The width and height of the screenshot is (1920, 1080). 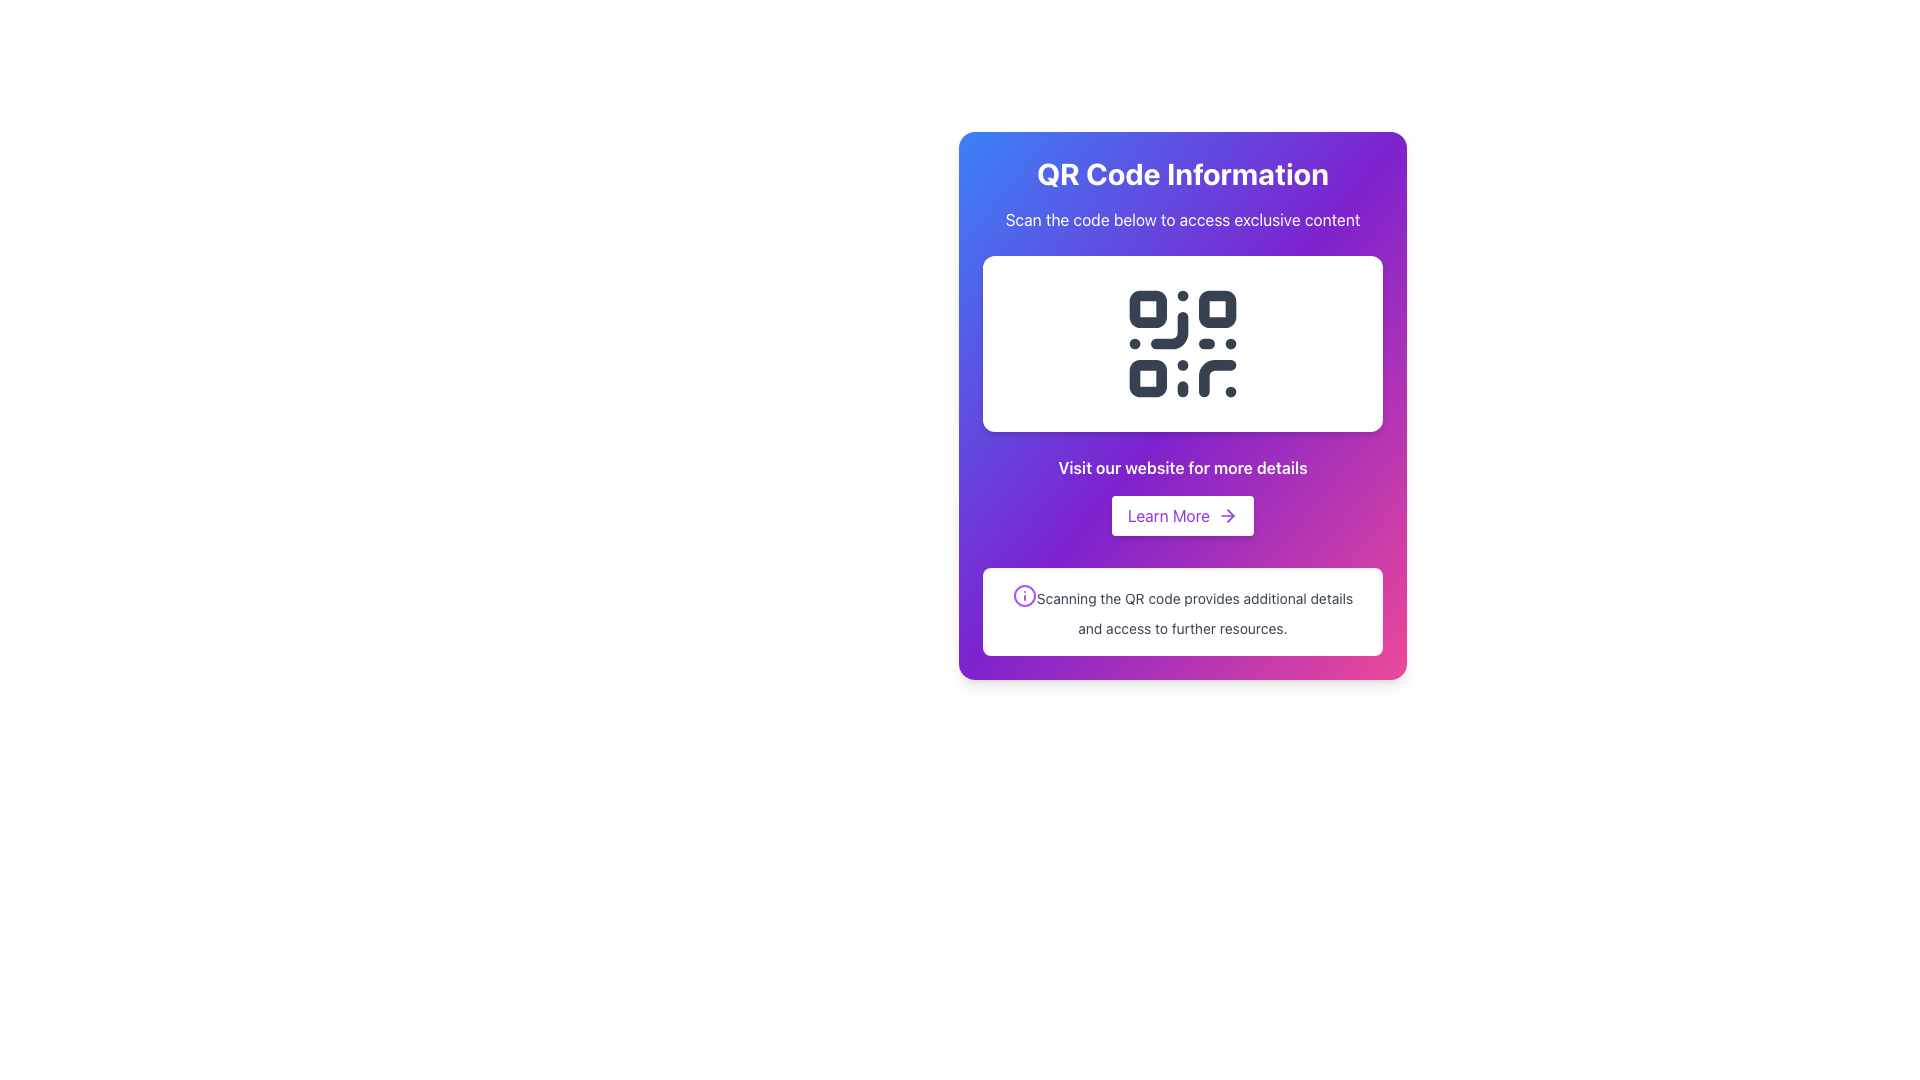 What do you see at coordinates (1182, 611) in the screenshot?
I see `description from the notification box that is a white rounded rectangle with shadow effects, containing information about QR code scanning, located below the 'Learn More' button` at bounding box center [1182, 611].